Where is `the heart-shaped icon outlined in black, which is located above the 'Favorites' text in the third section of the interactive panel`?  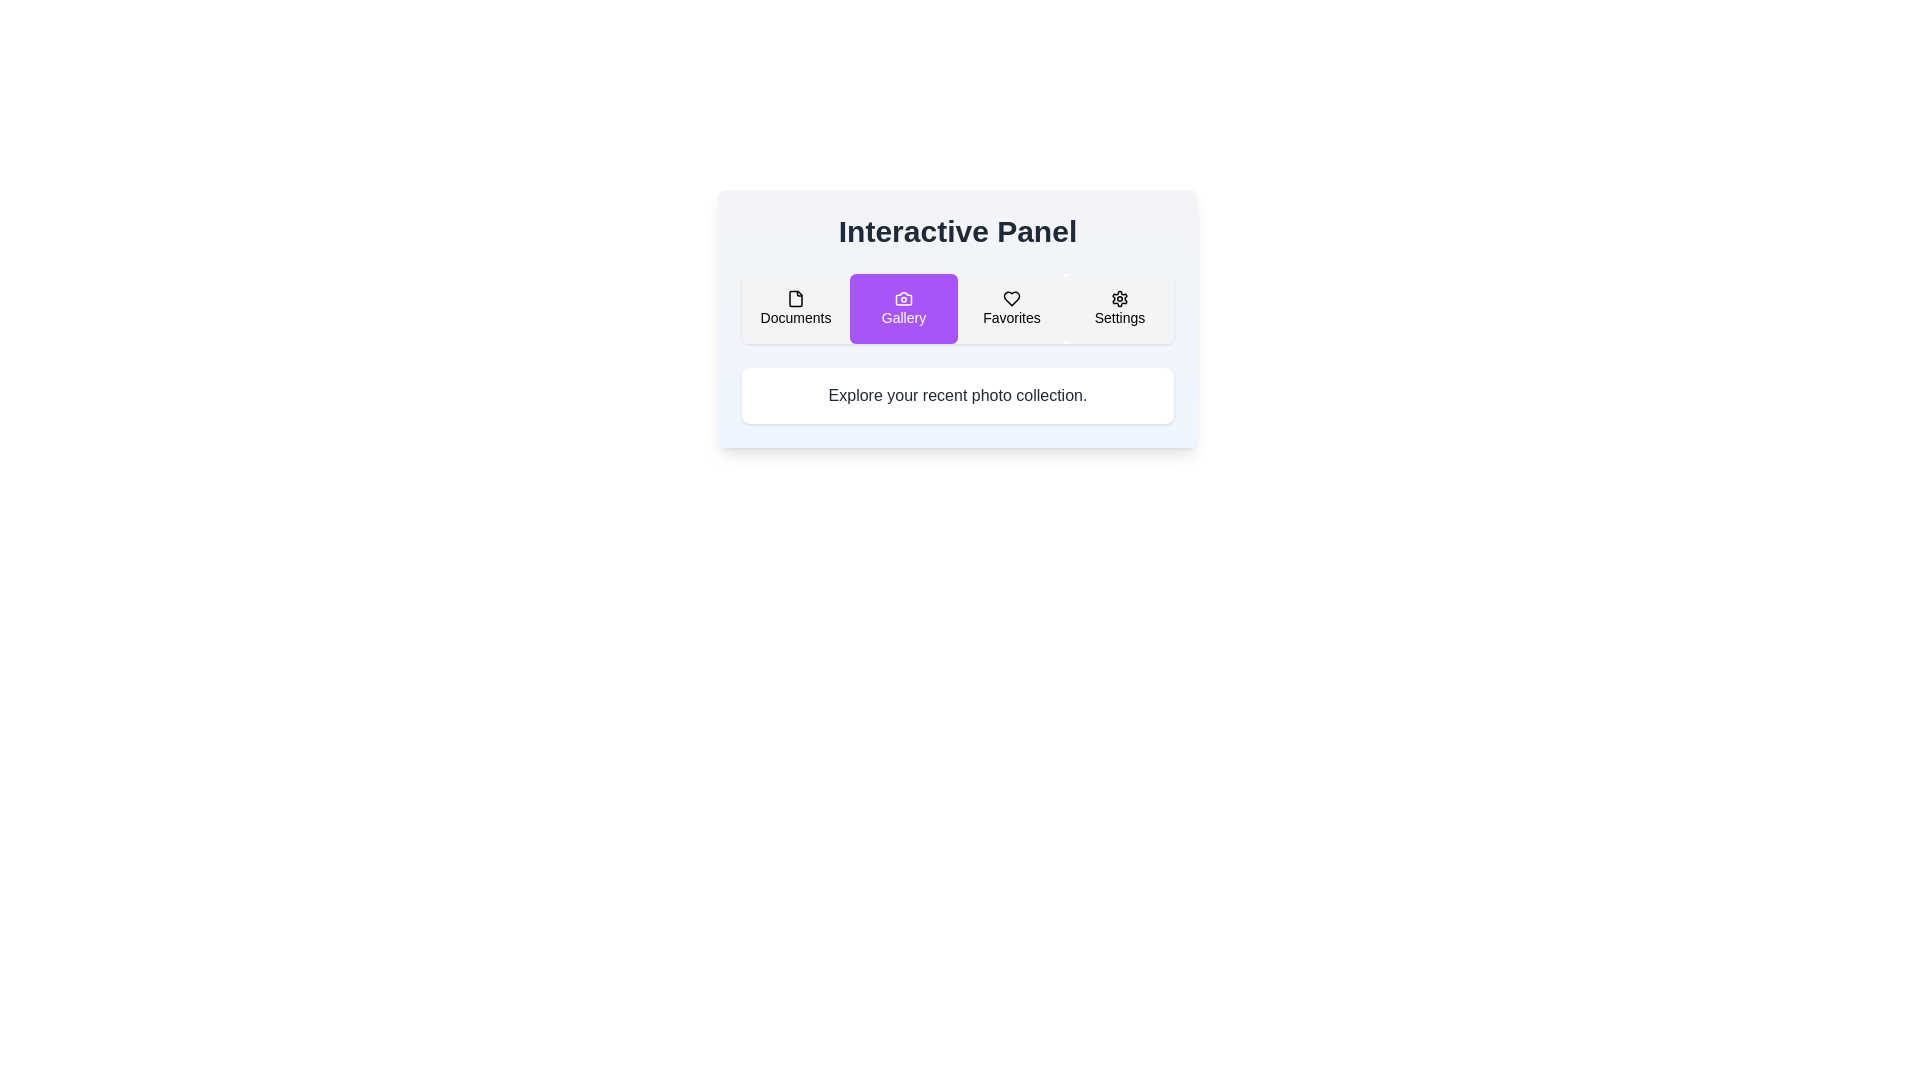 the heart-shaped icon outlined in black, which is located above the 'Favorites' text in the third section of the interactive panel is located at coordinates (1012, 299).